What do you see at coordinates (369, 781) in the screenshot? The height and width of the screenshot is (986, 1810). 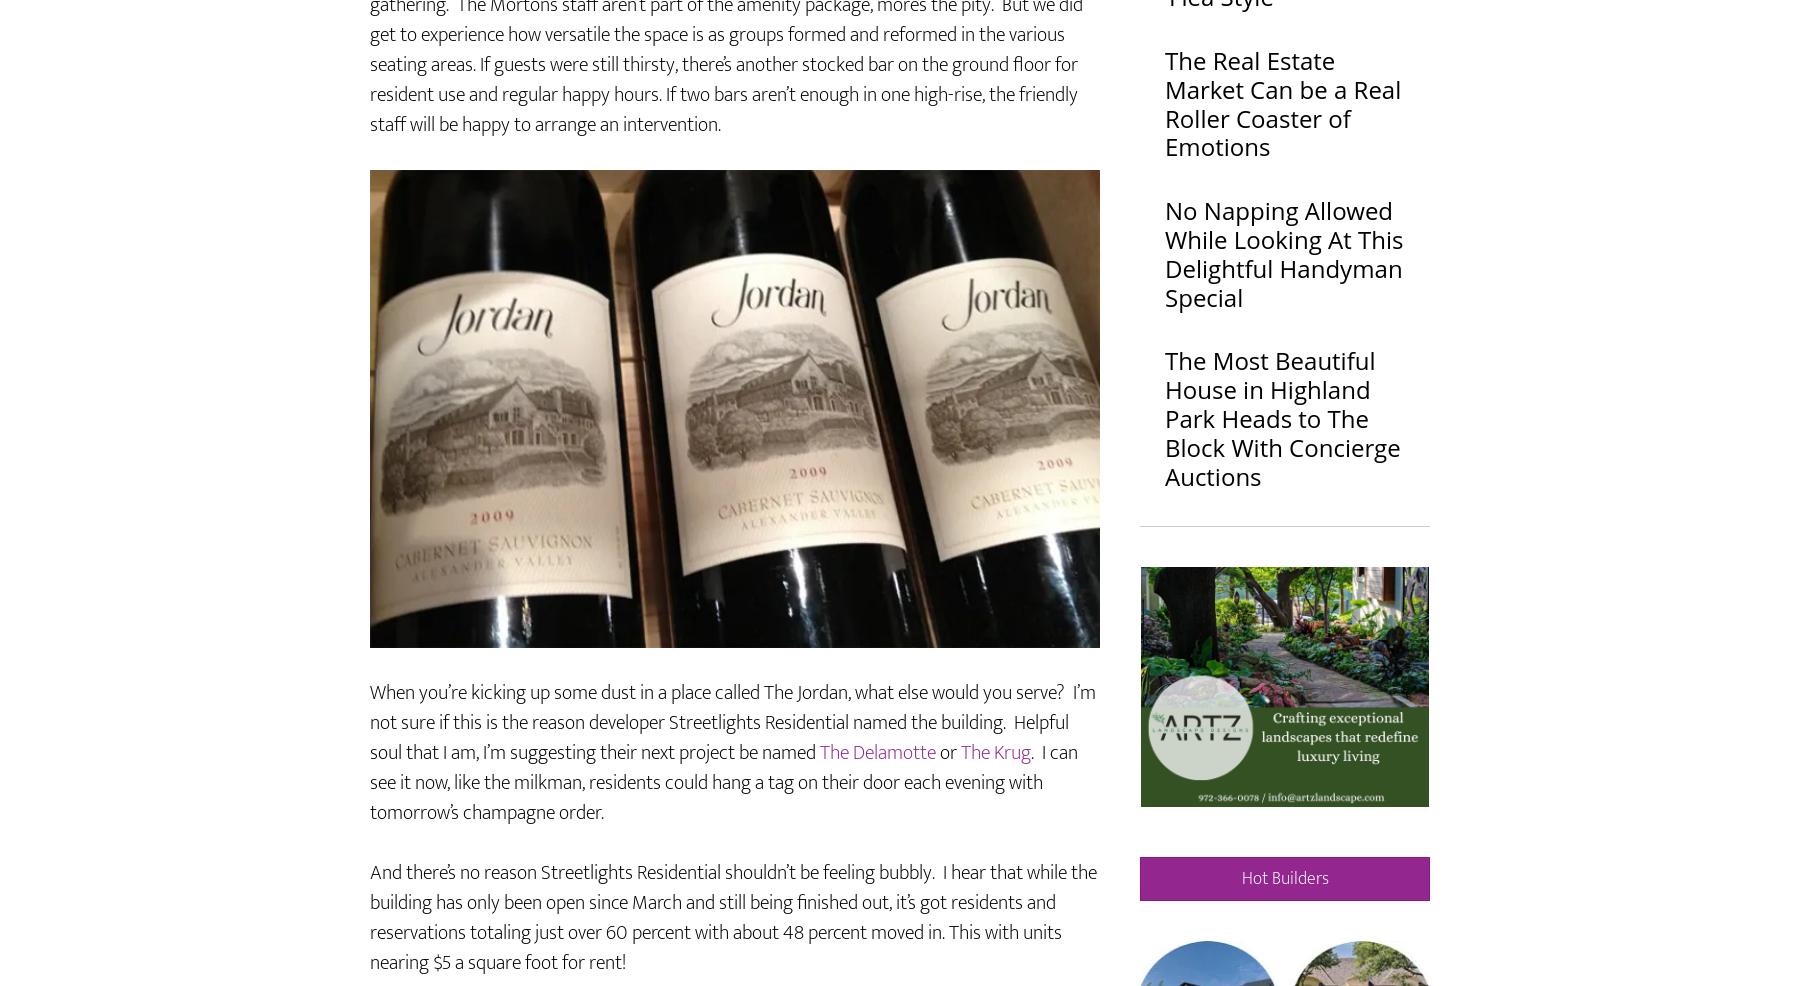 I see `'When you’re kicking up some dust in a place called The Jordan, what else would you serve?  I’m not sure if this is the reason developer Streetlights Residential named the building.  Helpful soul that I am, I’m suggesting their next project be named'` at bounding box center [369, 781].